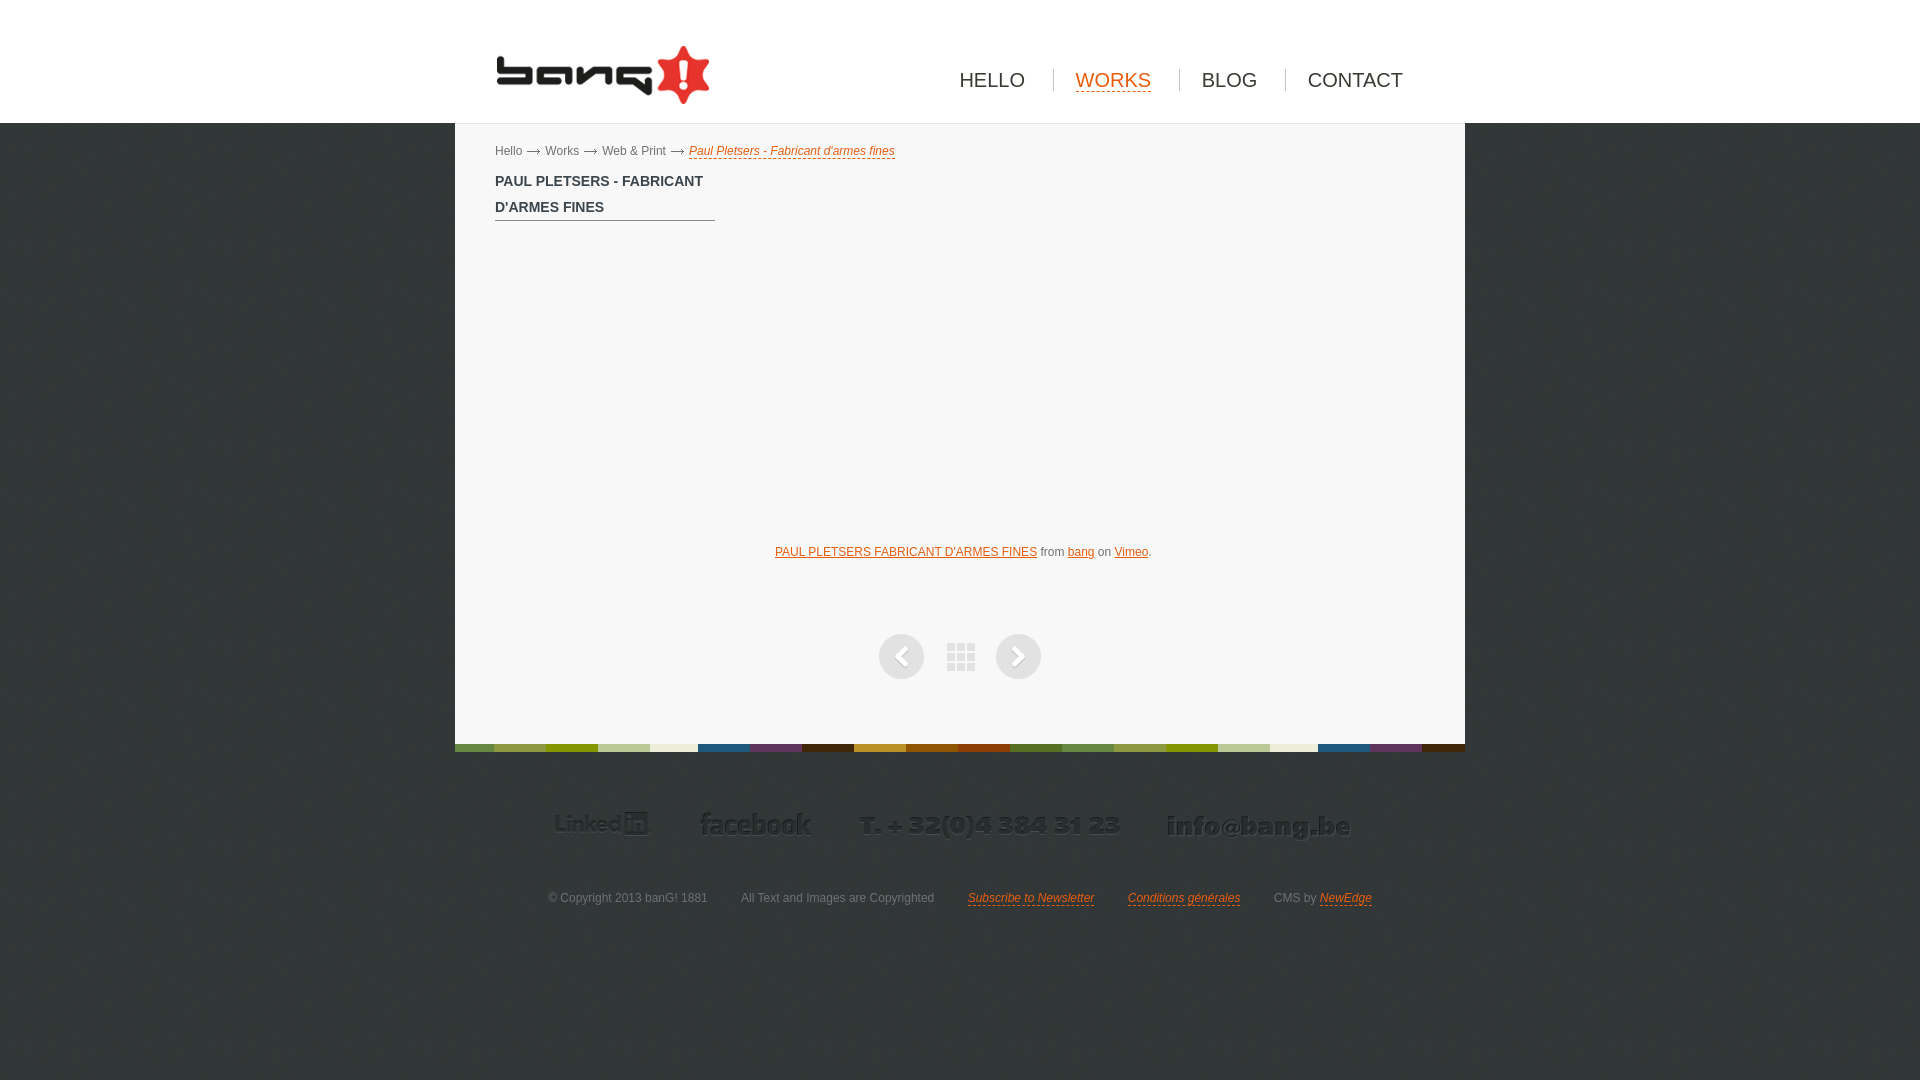 This screenshot has height=1080, width=1920. I want to click on 'Hello', so click(508, 149).